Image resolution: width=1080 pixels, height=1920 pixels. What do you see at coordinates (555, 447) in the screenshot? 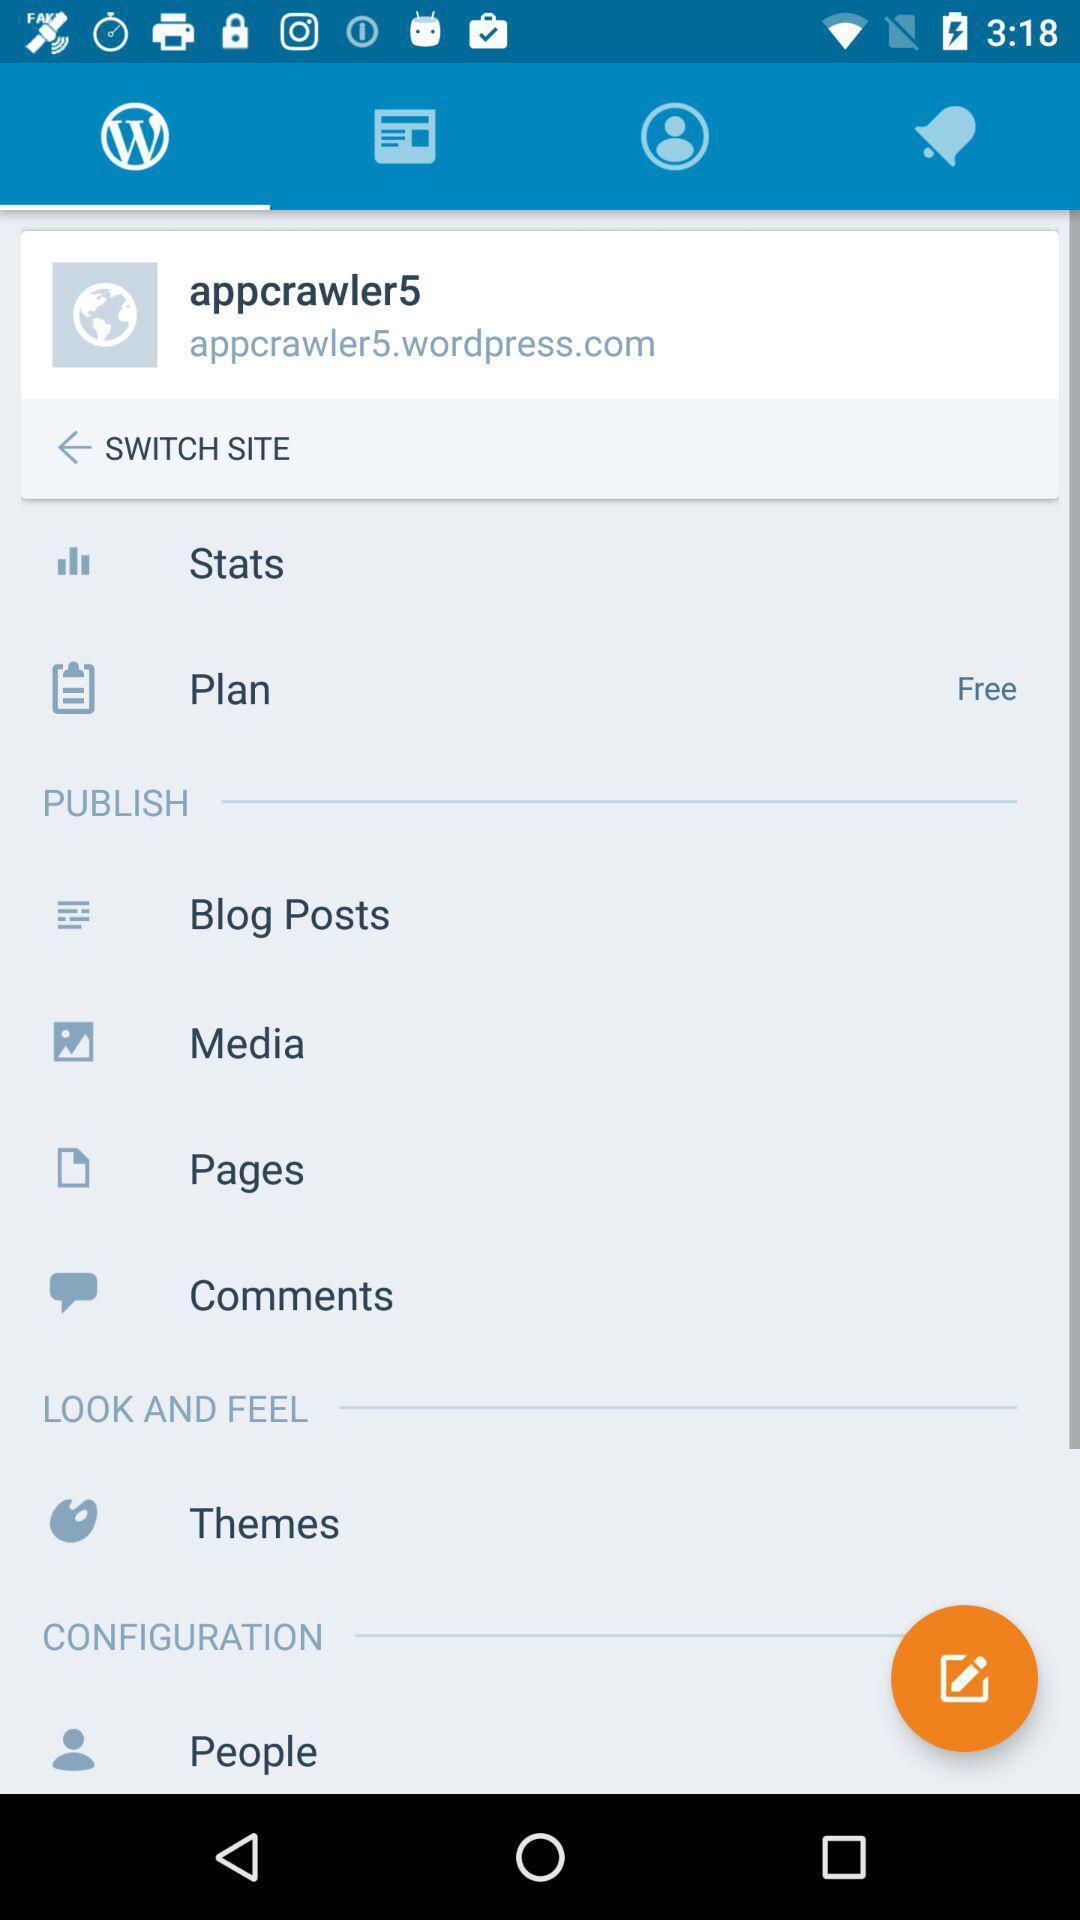
I see `the switch site` at bounding box center [555, 447].